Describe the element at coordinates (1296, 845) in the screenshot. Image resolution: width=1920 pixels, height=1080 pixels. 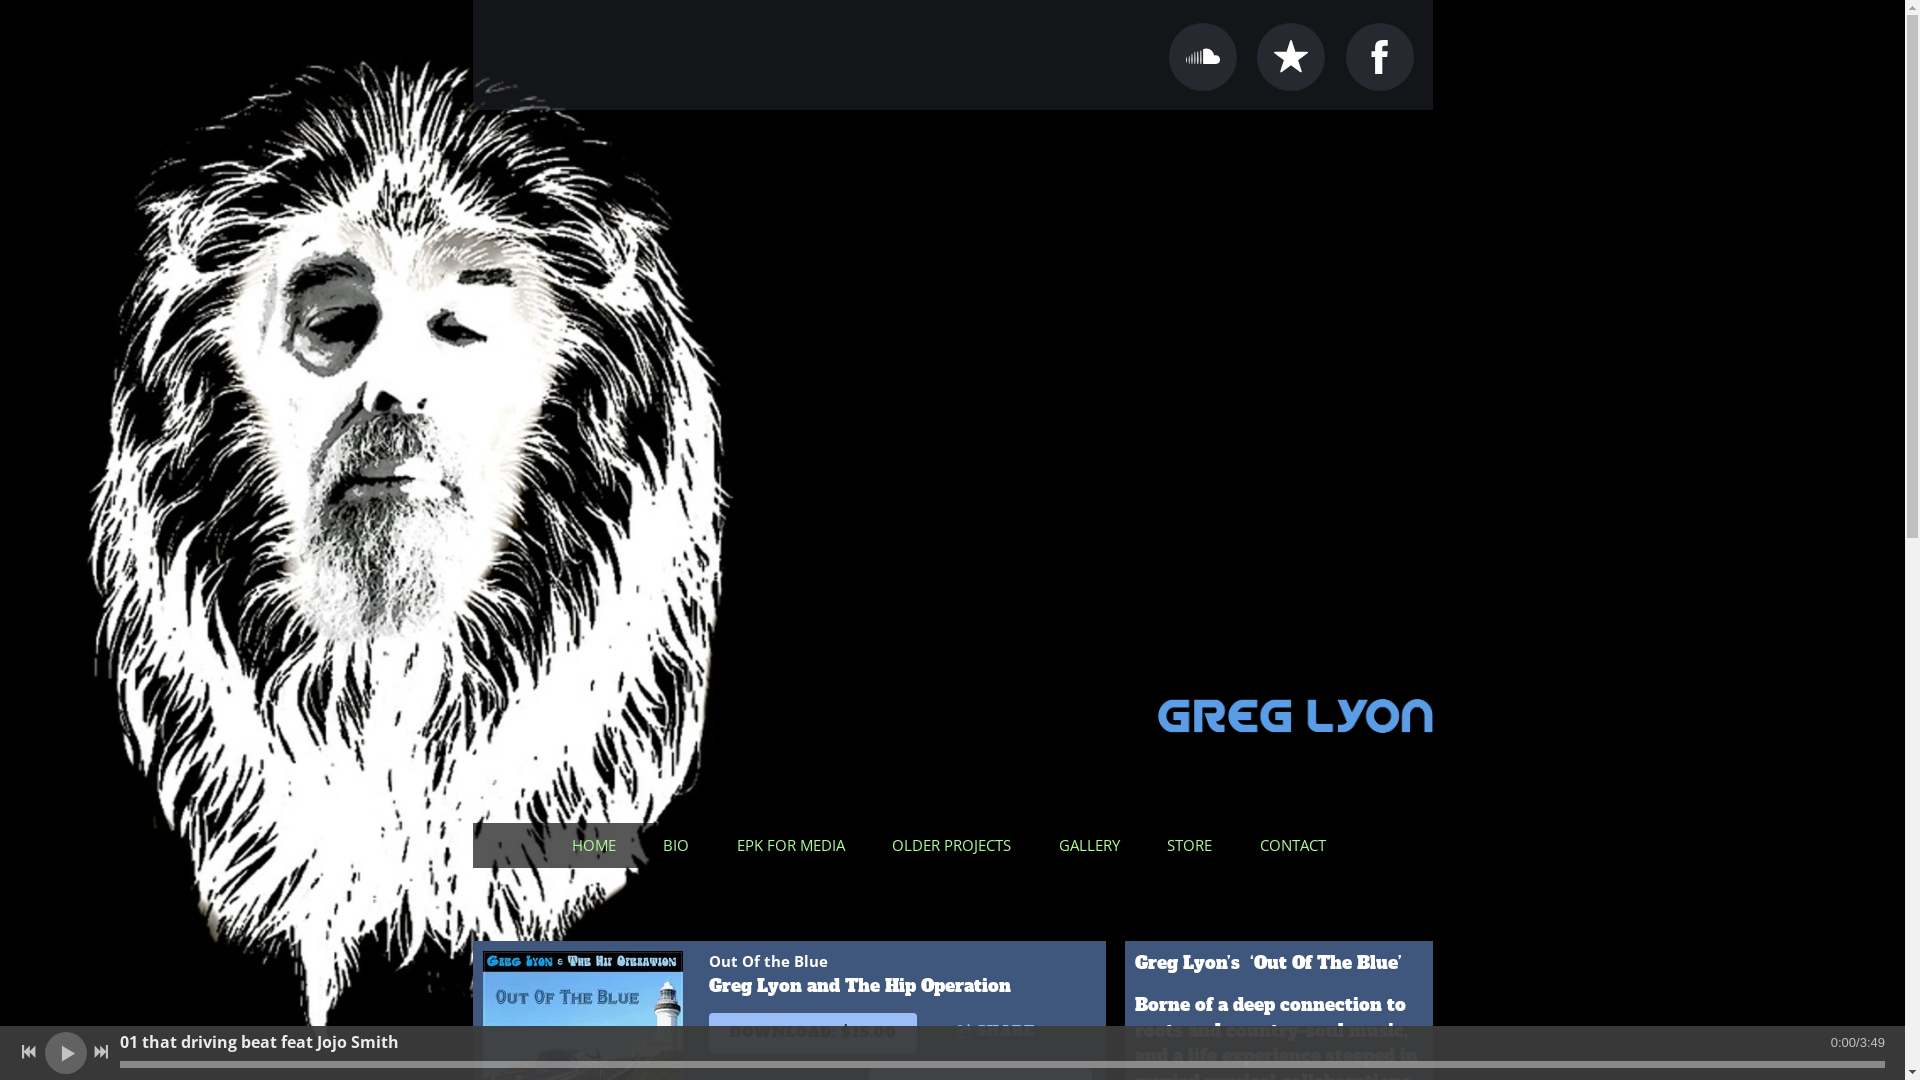
I see `'CONTACT'` at that location.